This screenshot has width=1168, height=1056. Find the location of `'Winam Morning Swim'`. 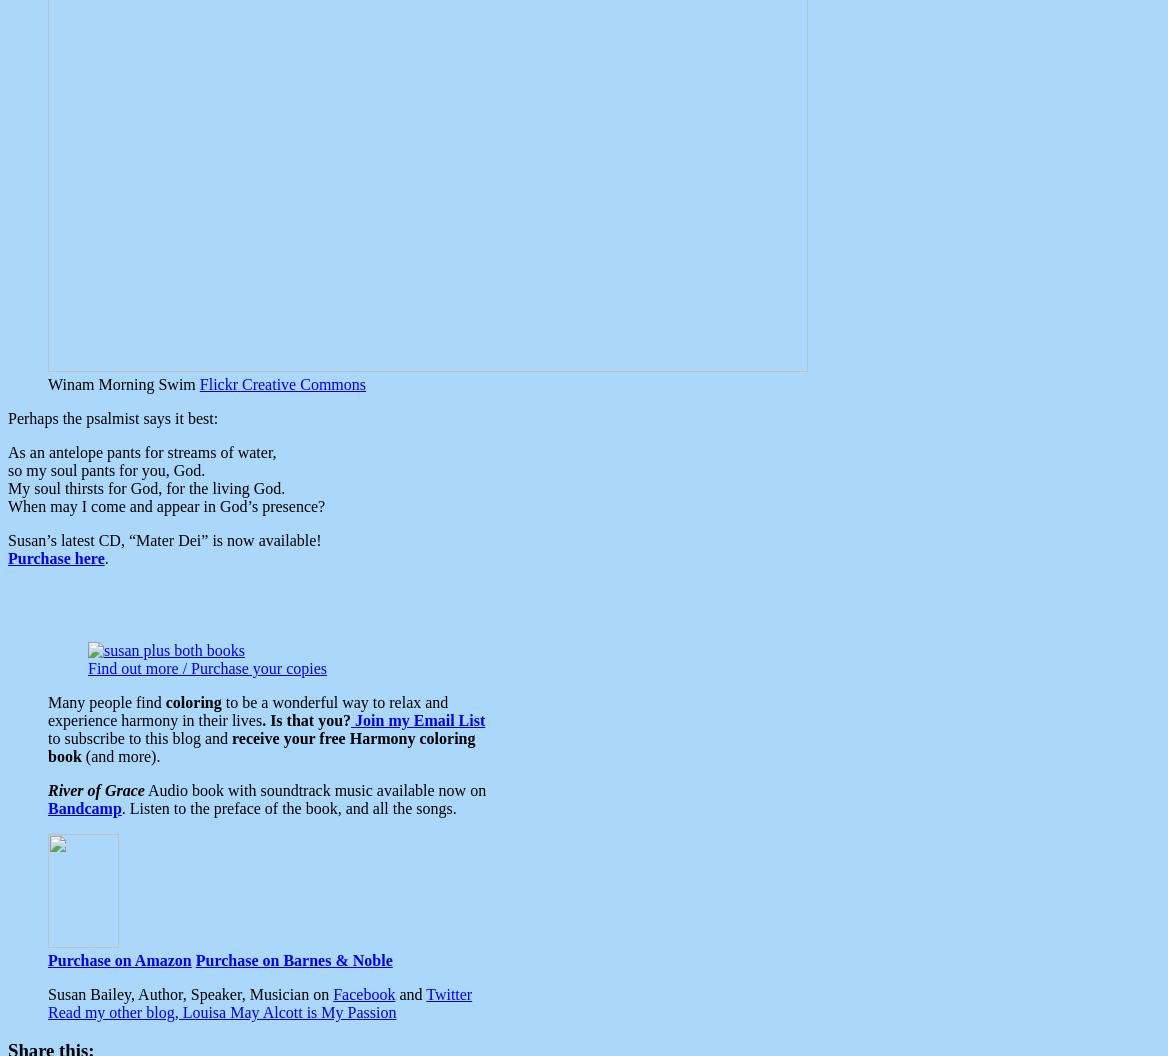

'Winam Morning Swim' is located at coordinates (122, 382).